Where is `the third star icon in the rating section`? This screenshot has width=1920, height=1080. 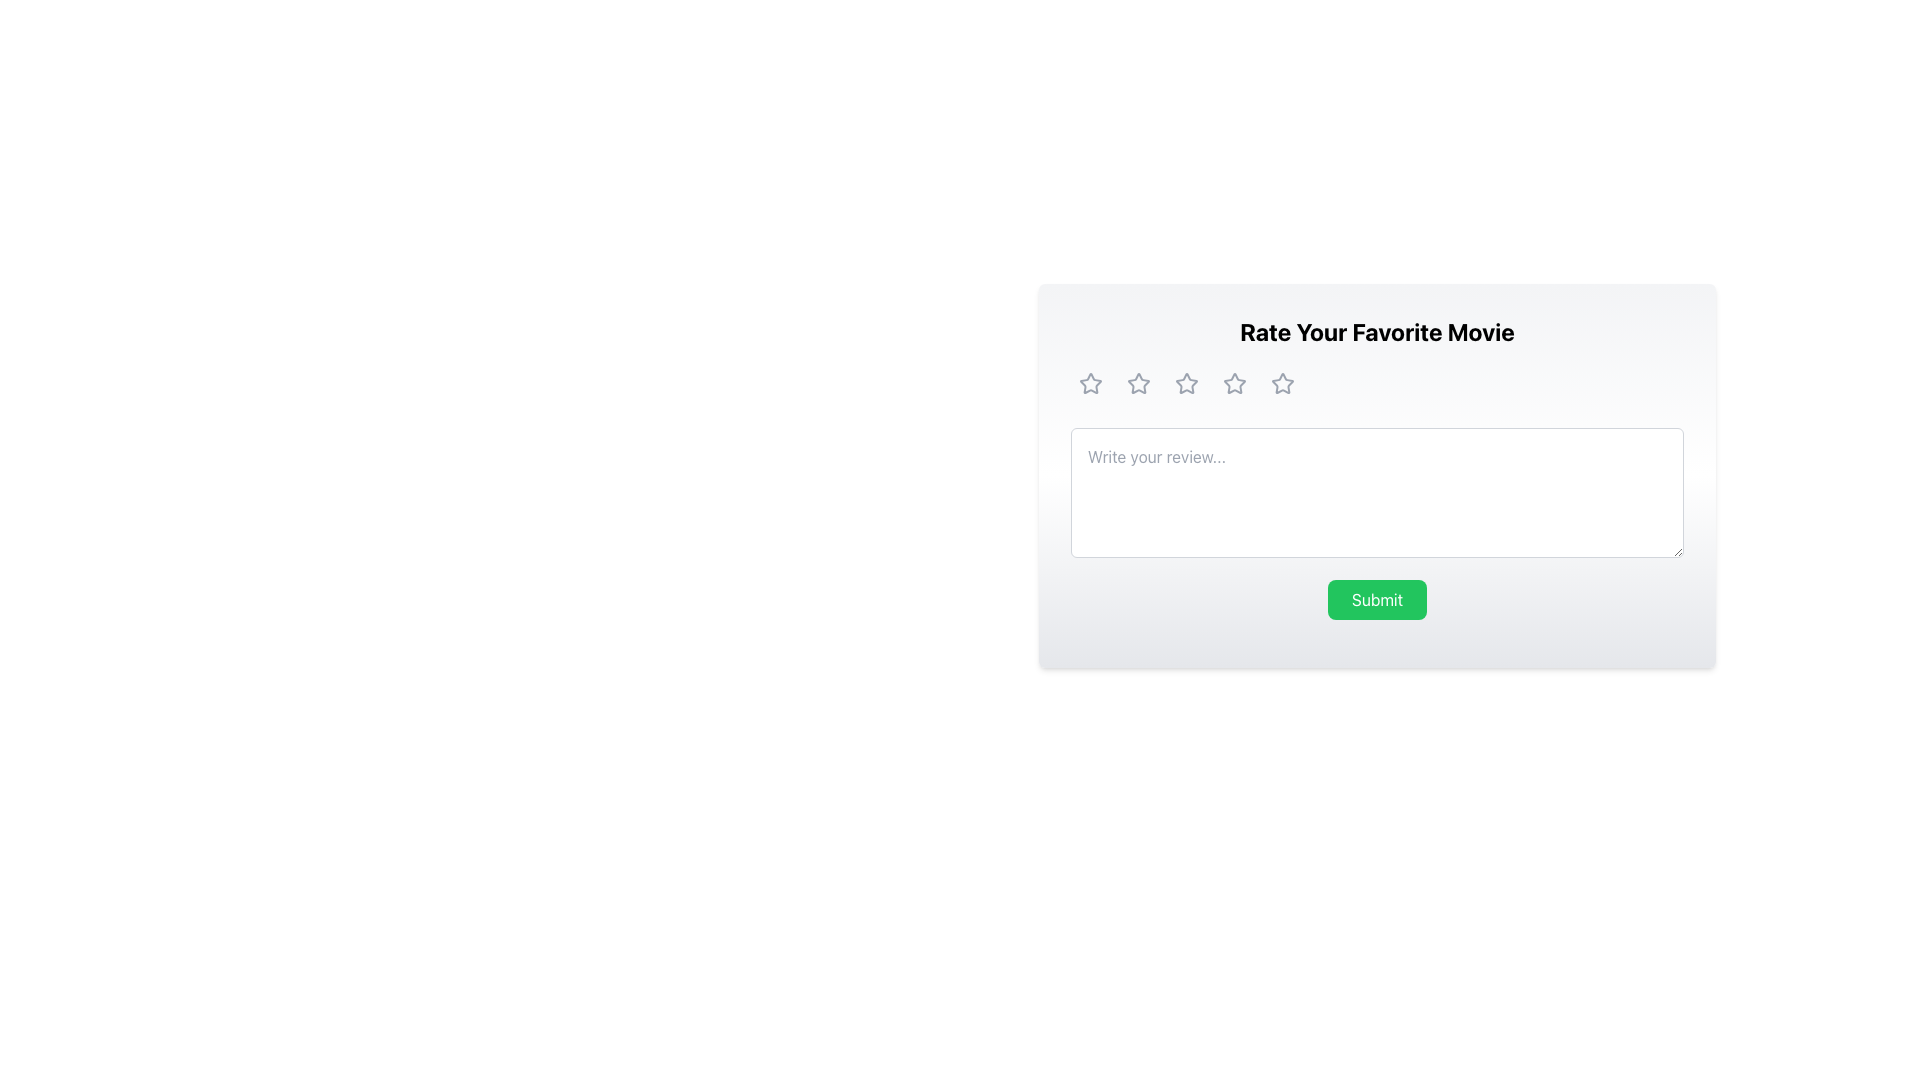
the third star icon in the rating section is located at coordinates (1186, 384).